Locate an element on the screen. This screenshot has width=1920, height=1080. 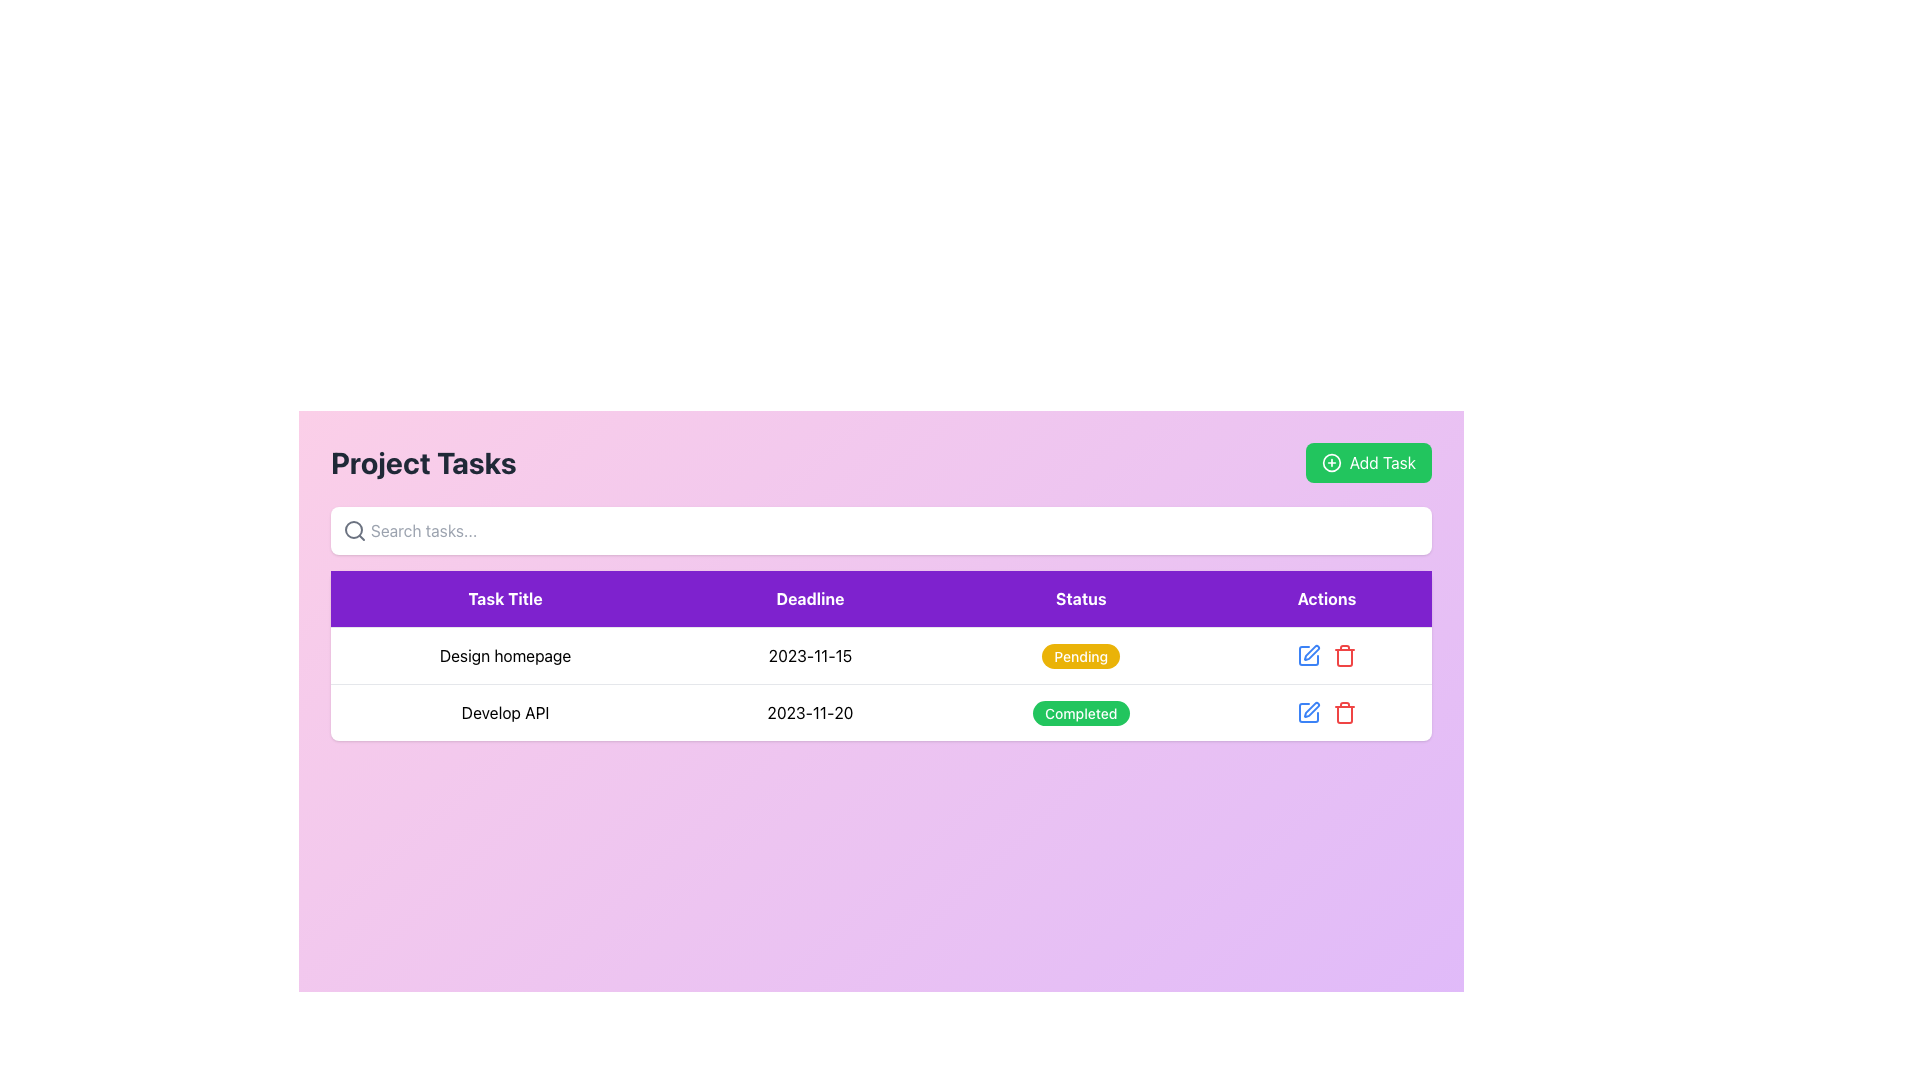
the second row of the task information table, which displays details such as title, deadline, and current status, located directly below the row labeled 'Design homepage' is located at coordinates (880, 711).